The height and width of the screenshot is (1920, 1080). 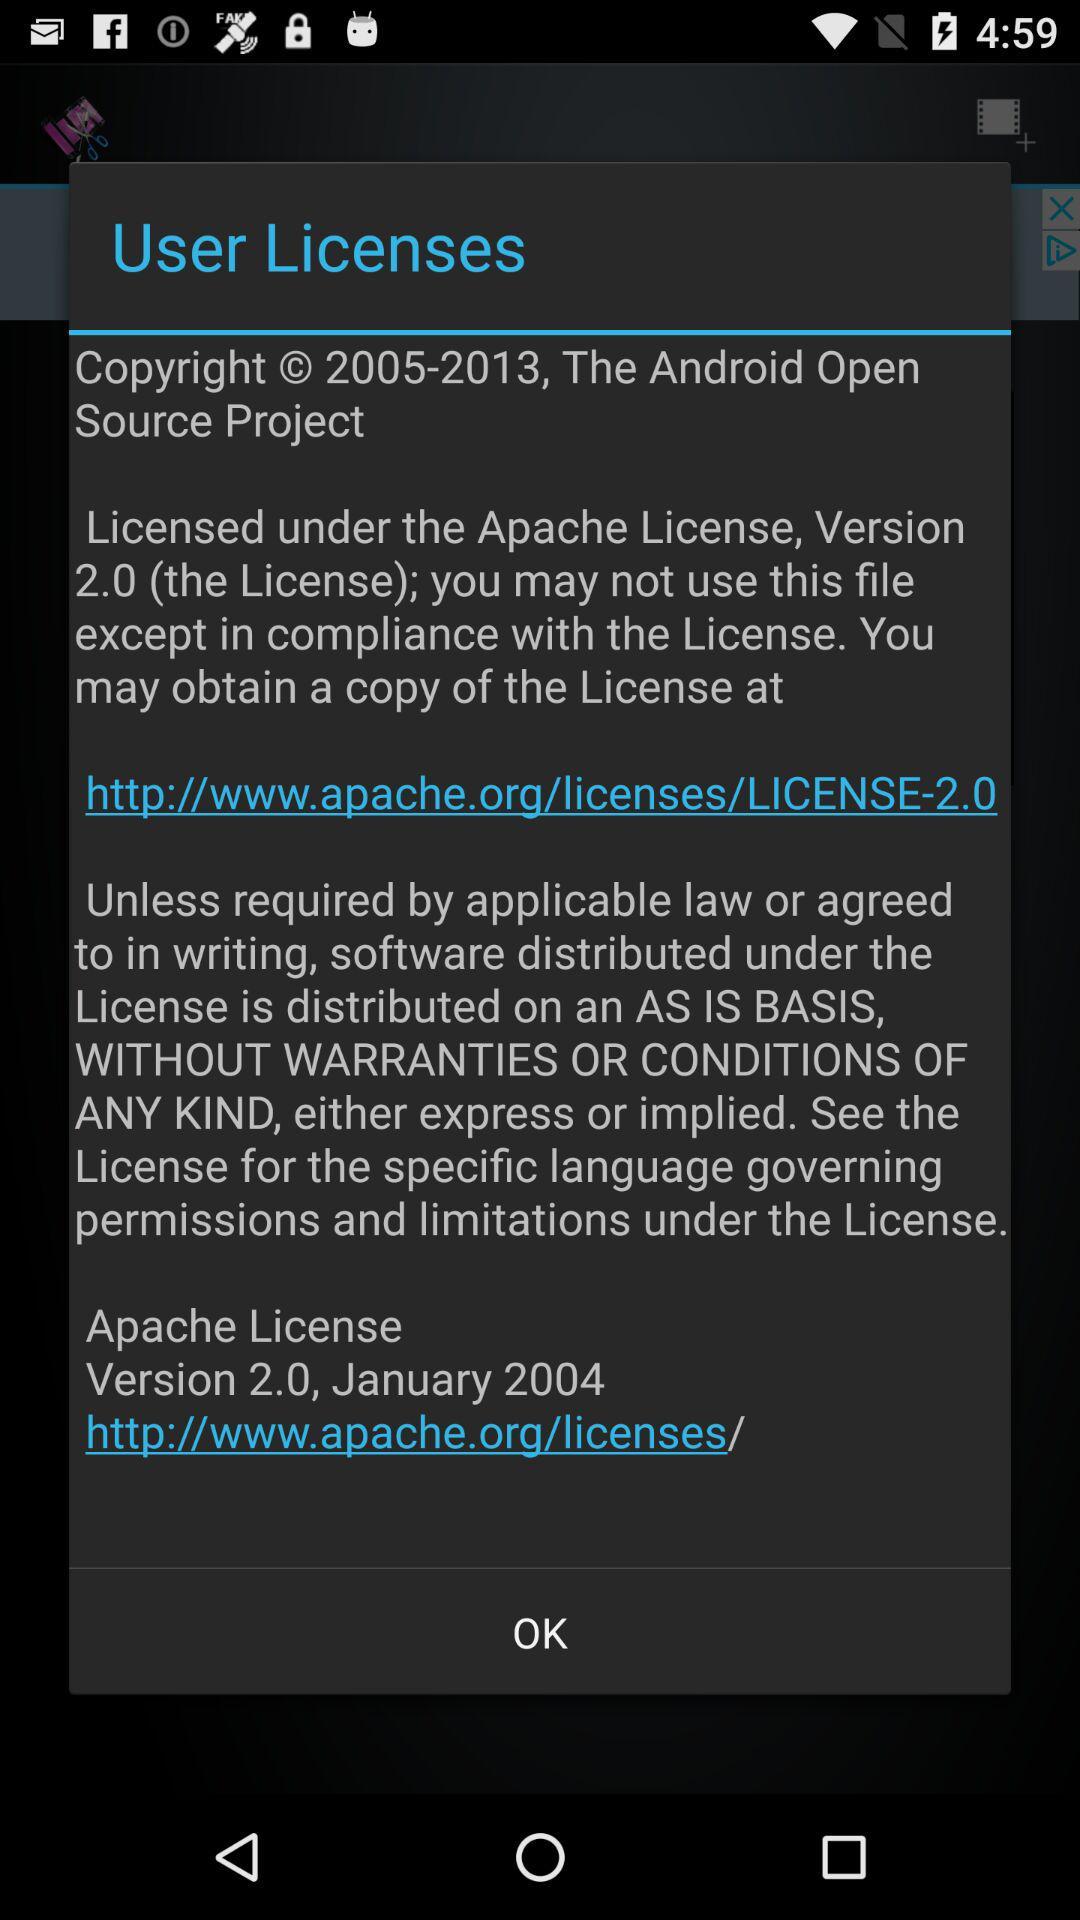 I want to click on the copyright 2005 2013, so click(x=542, y=950).